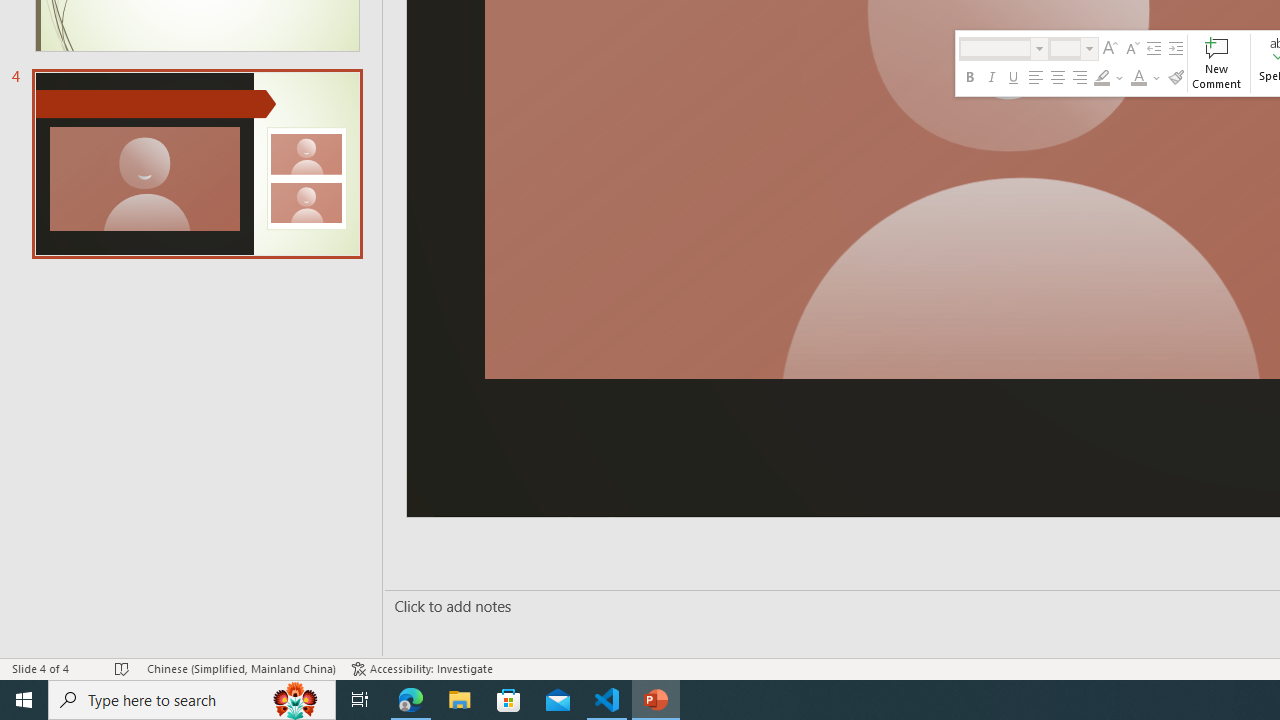 This screenshot has width=1280, height=720. What do you see at coordinates (969, 77) in the screenshot?
I see `'Bold'` at bounding box center [969, 77].